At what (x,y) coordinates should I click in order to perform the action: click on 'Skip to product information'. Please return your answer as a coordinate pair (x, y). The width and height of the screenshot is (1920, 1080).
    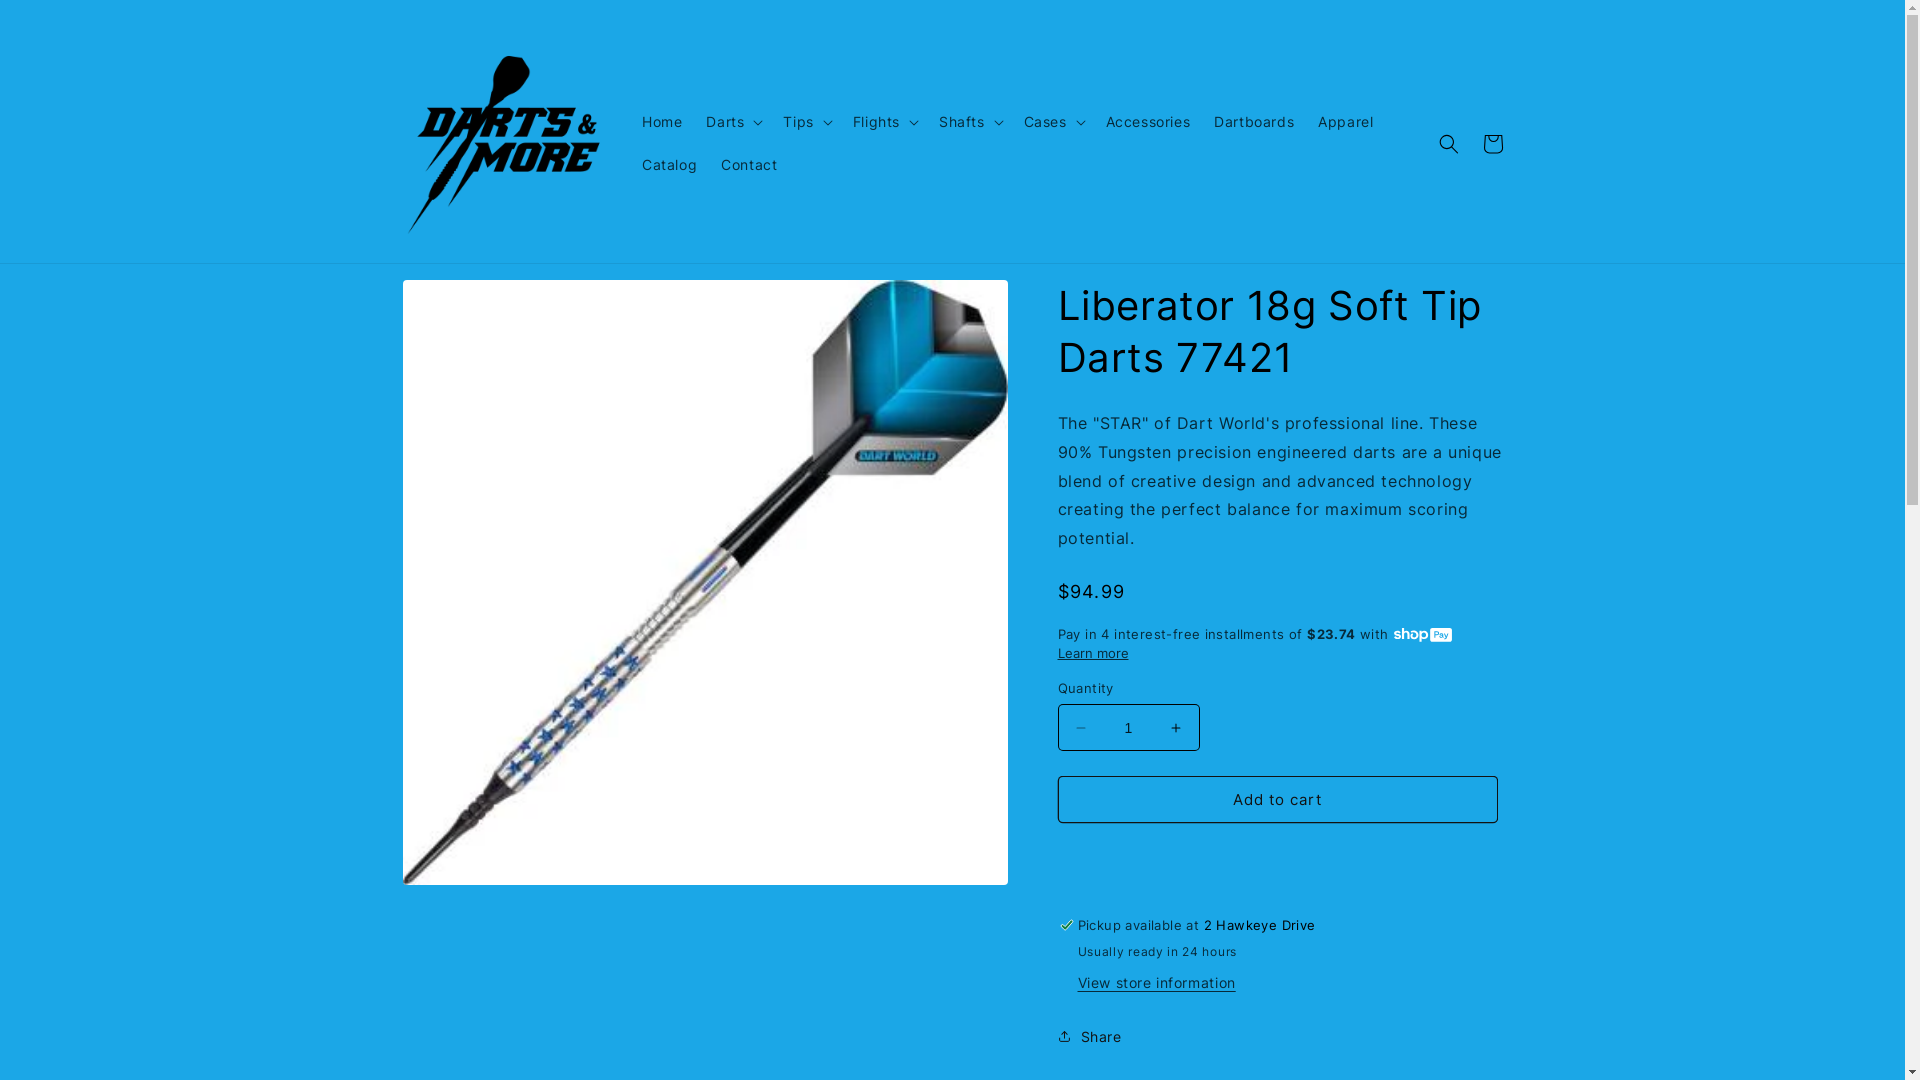
    Looking at the image, I should click on (461, 302).